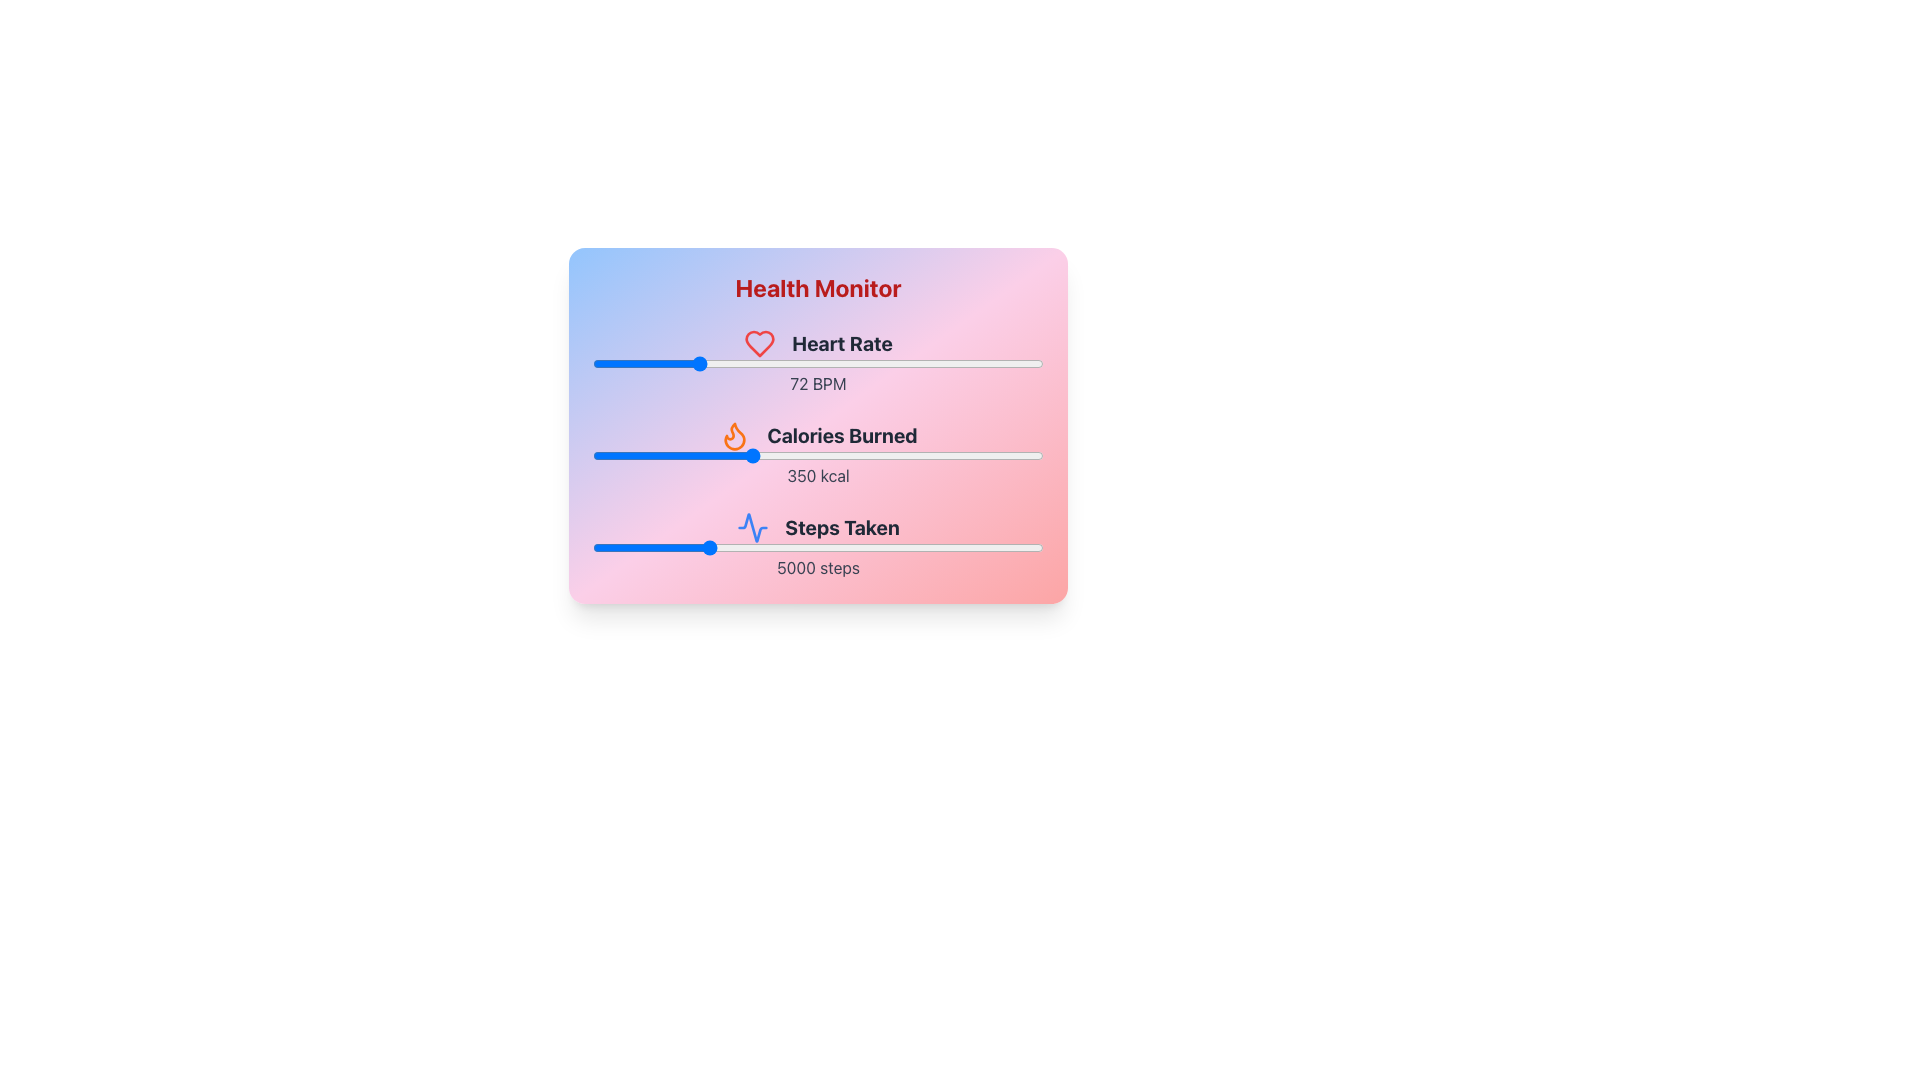 Image resolution: width=1920 pixels, height=1080 pixels. Describe the element at coordinates (776, 455) in the screenshot. I see `the calories burned slider` at that location.